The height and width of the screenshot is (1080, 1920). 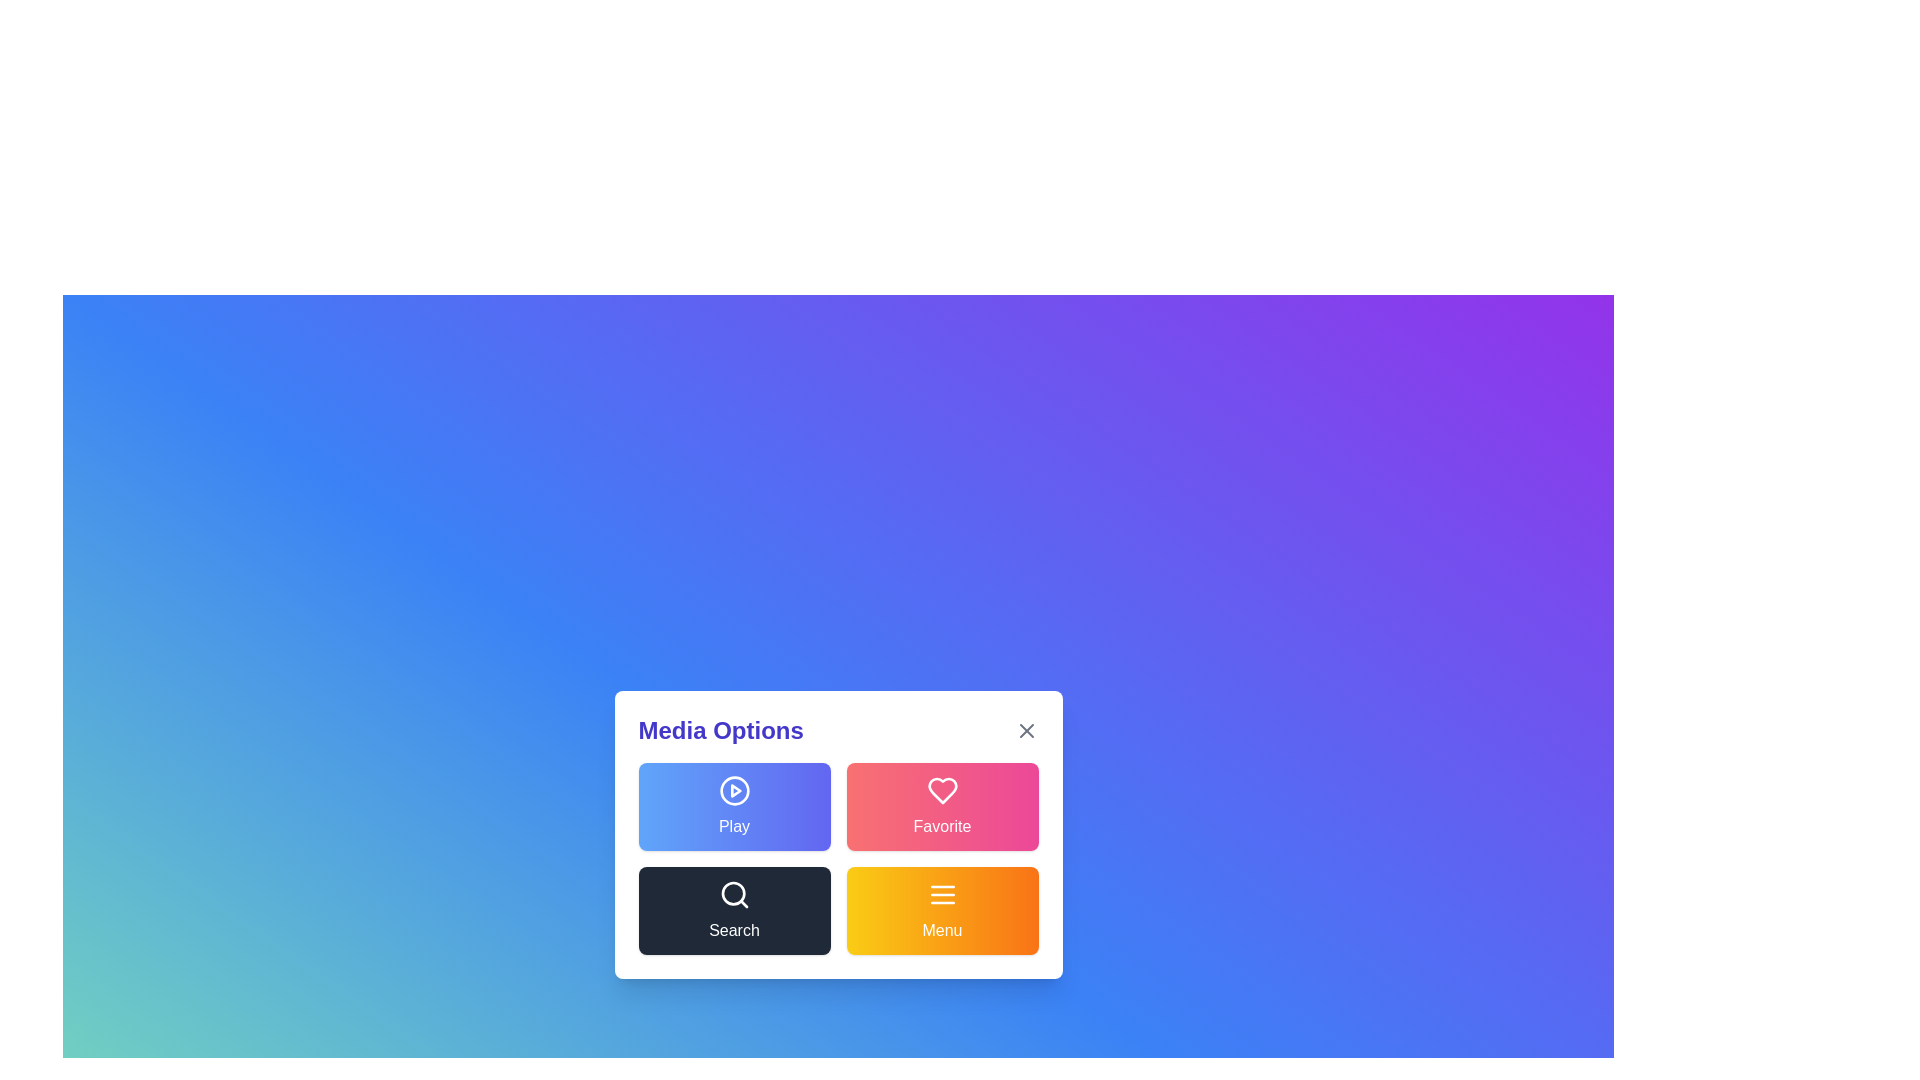 I want to click on the heart icon element located in the second row, second column of the 'Media Options' modal, so click(x=941, y=789).